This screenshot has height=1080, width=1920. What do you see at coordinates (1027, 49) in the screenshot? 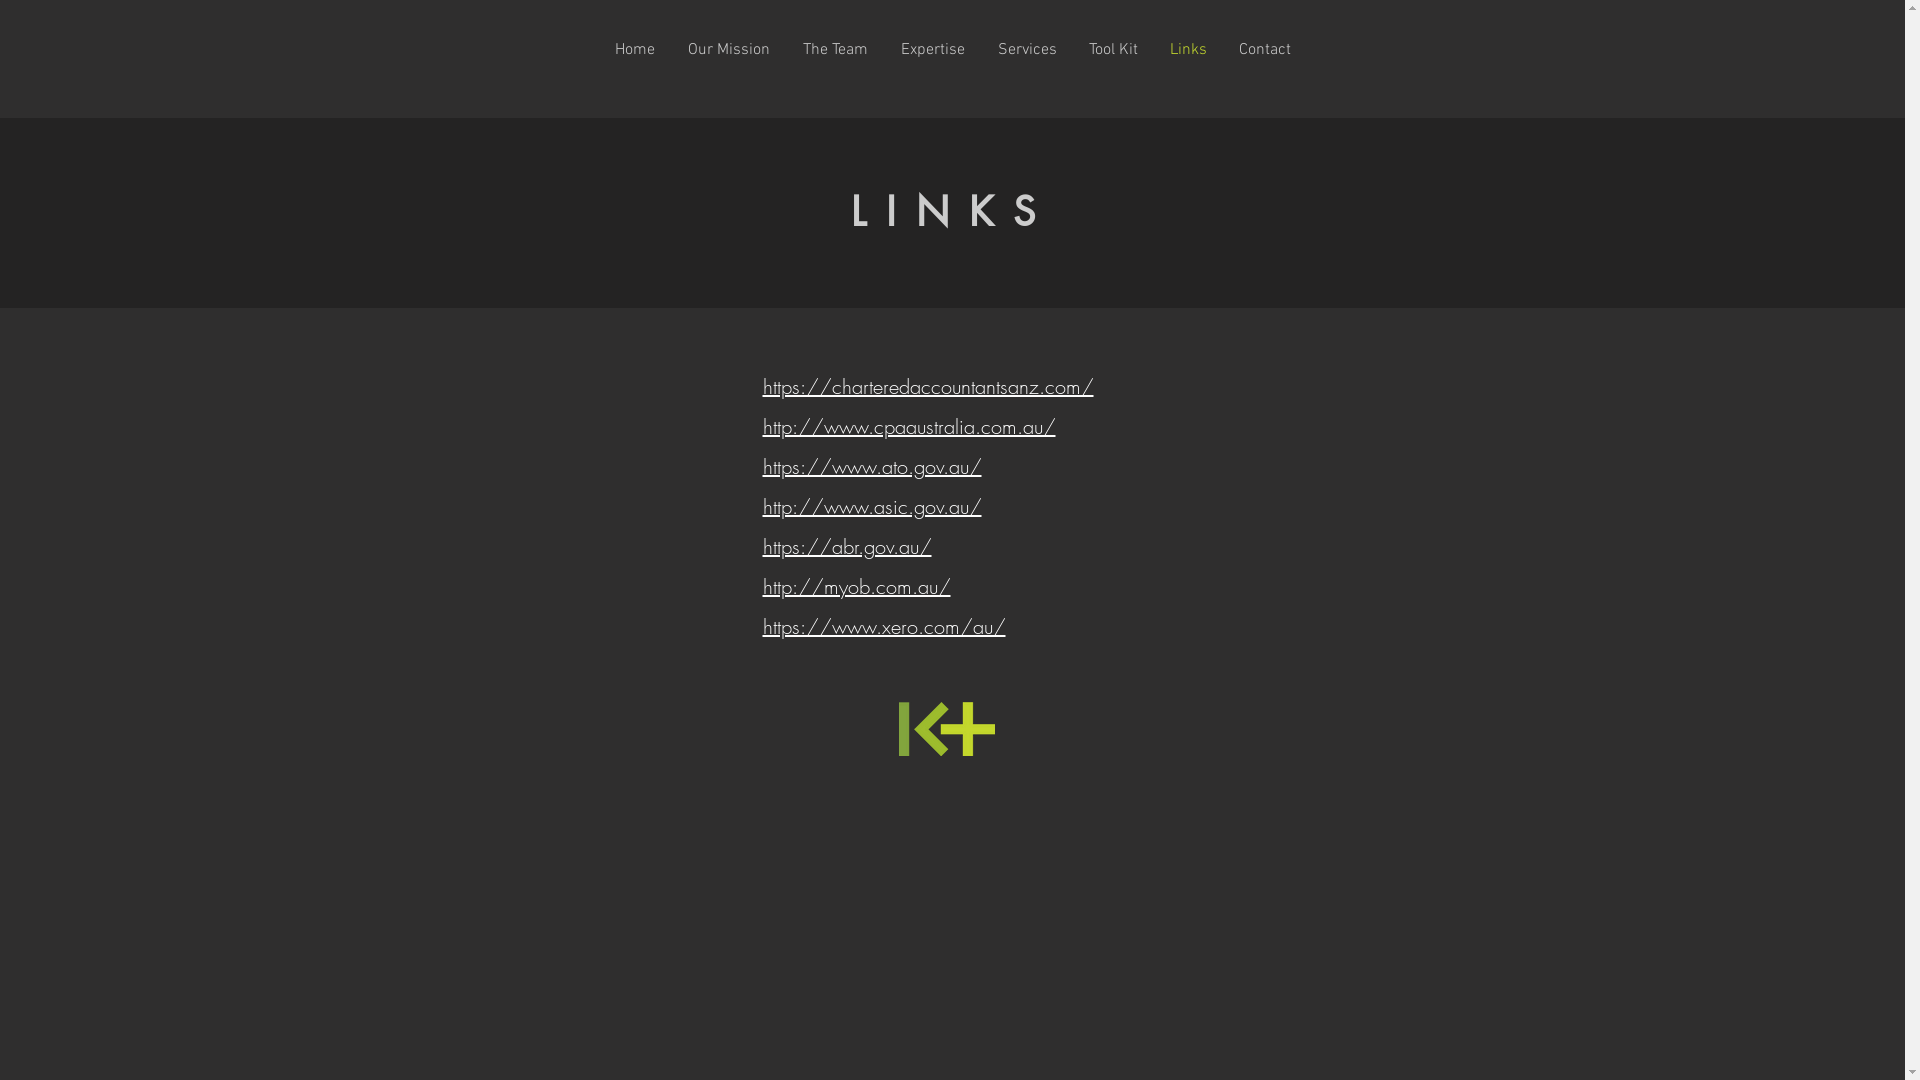
I see `'Services'` at bounding box center [1027, 49].